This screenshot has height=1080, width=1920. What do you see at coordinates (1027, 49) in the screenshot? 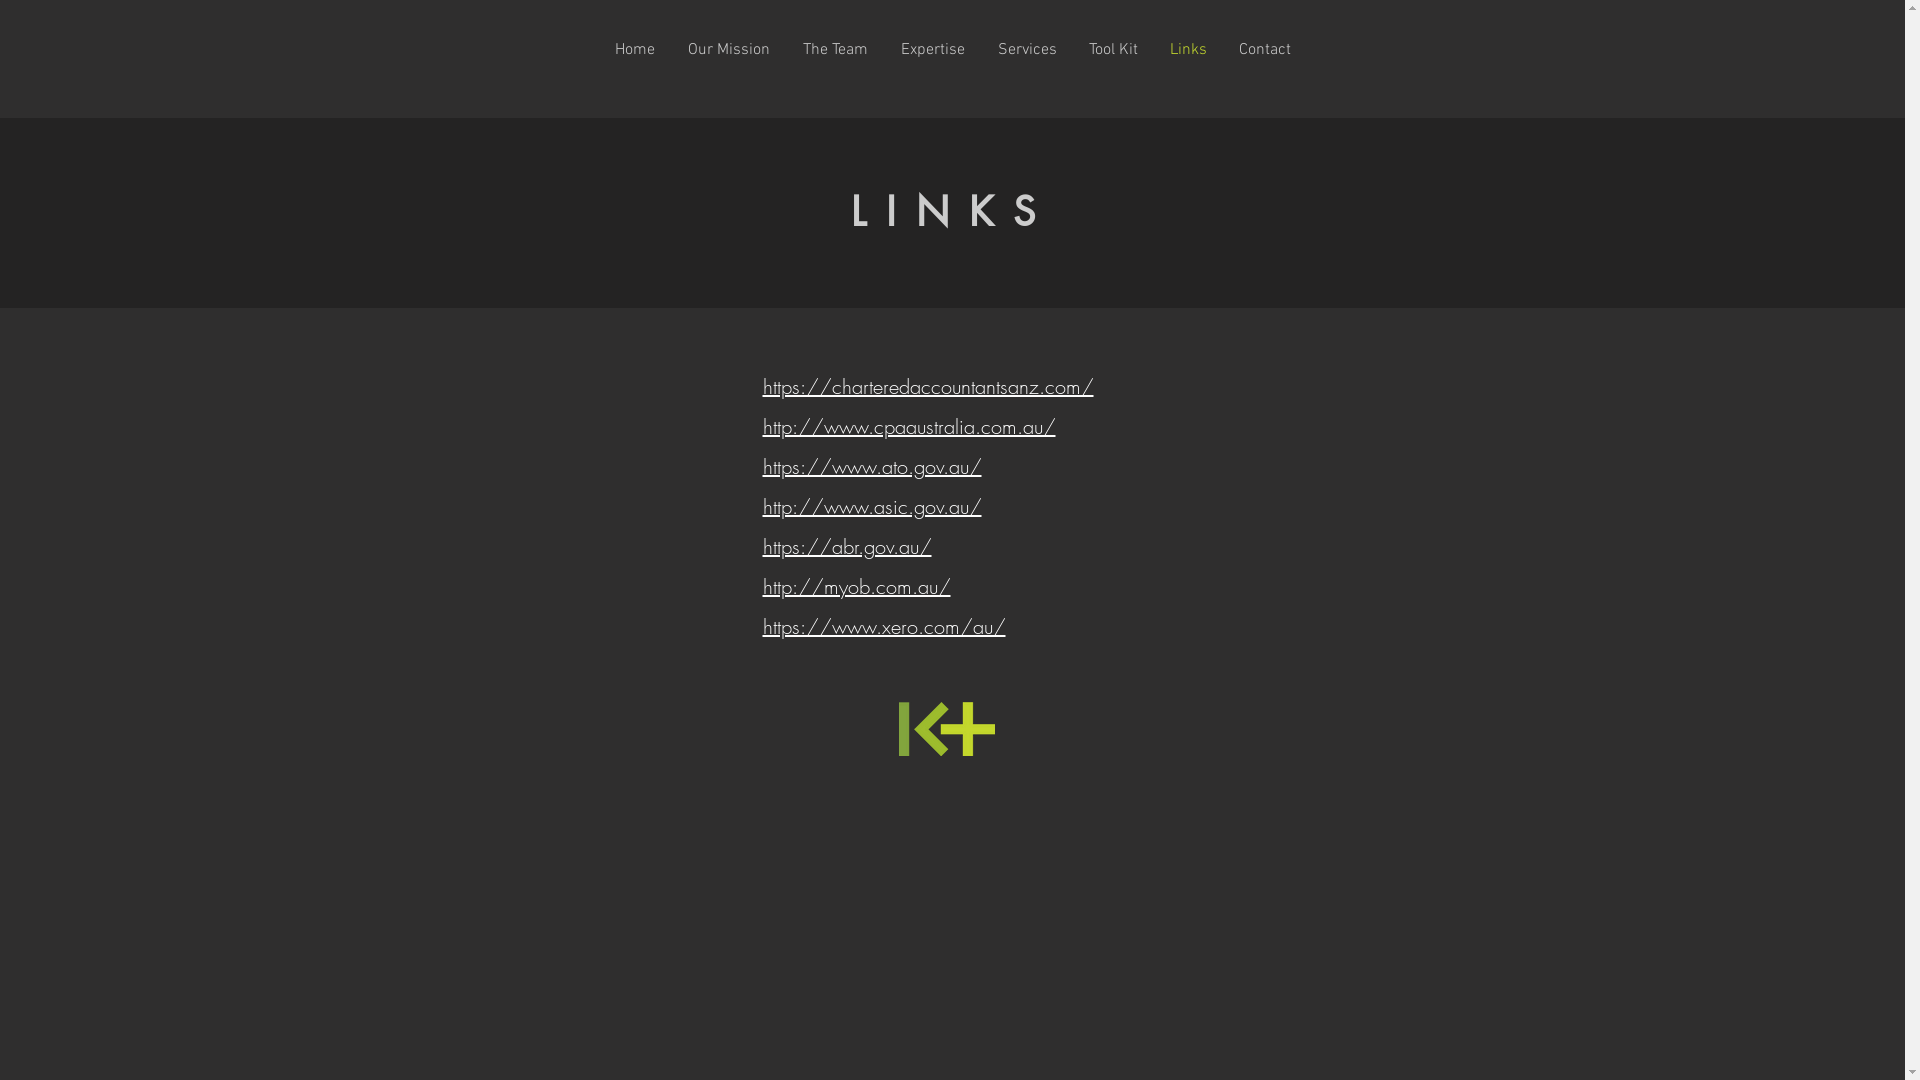
I see `'Services'` at bounding box center [1027, 49].